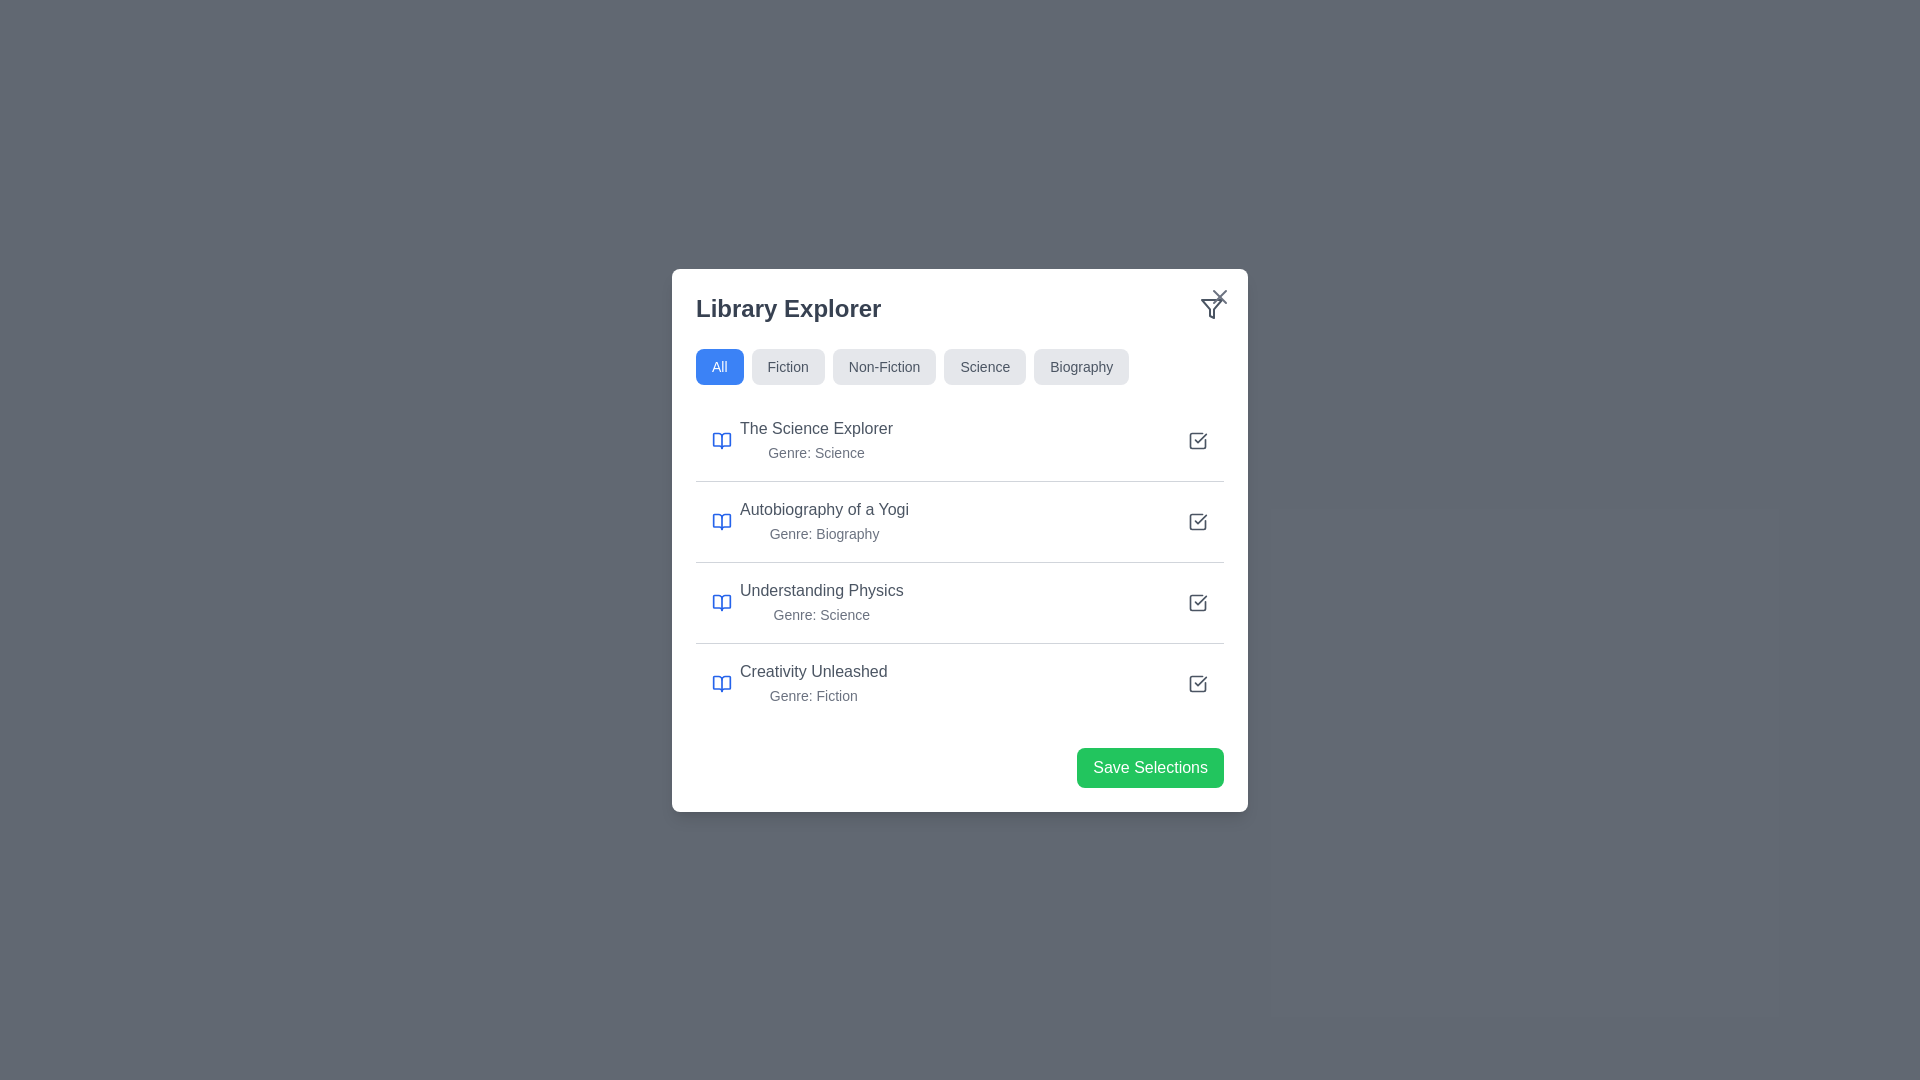 The height and width of the screenshot is (1080, 1920). What do you see at coordinates (787, 366) in the screenshot?
I see `the 'Fiction' button, which is a rectangular button with a gray background and rounded corners, labeled with the word 'Fiction' in black text, positioned second from the left in a horizontal row of buttons at the top of a modal dialog box` at bounding box center [787, 366].